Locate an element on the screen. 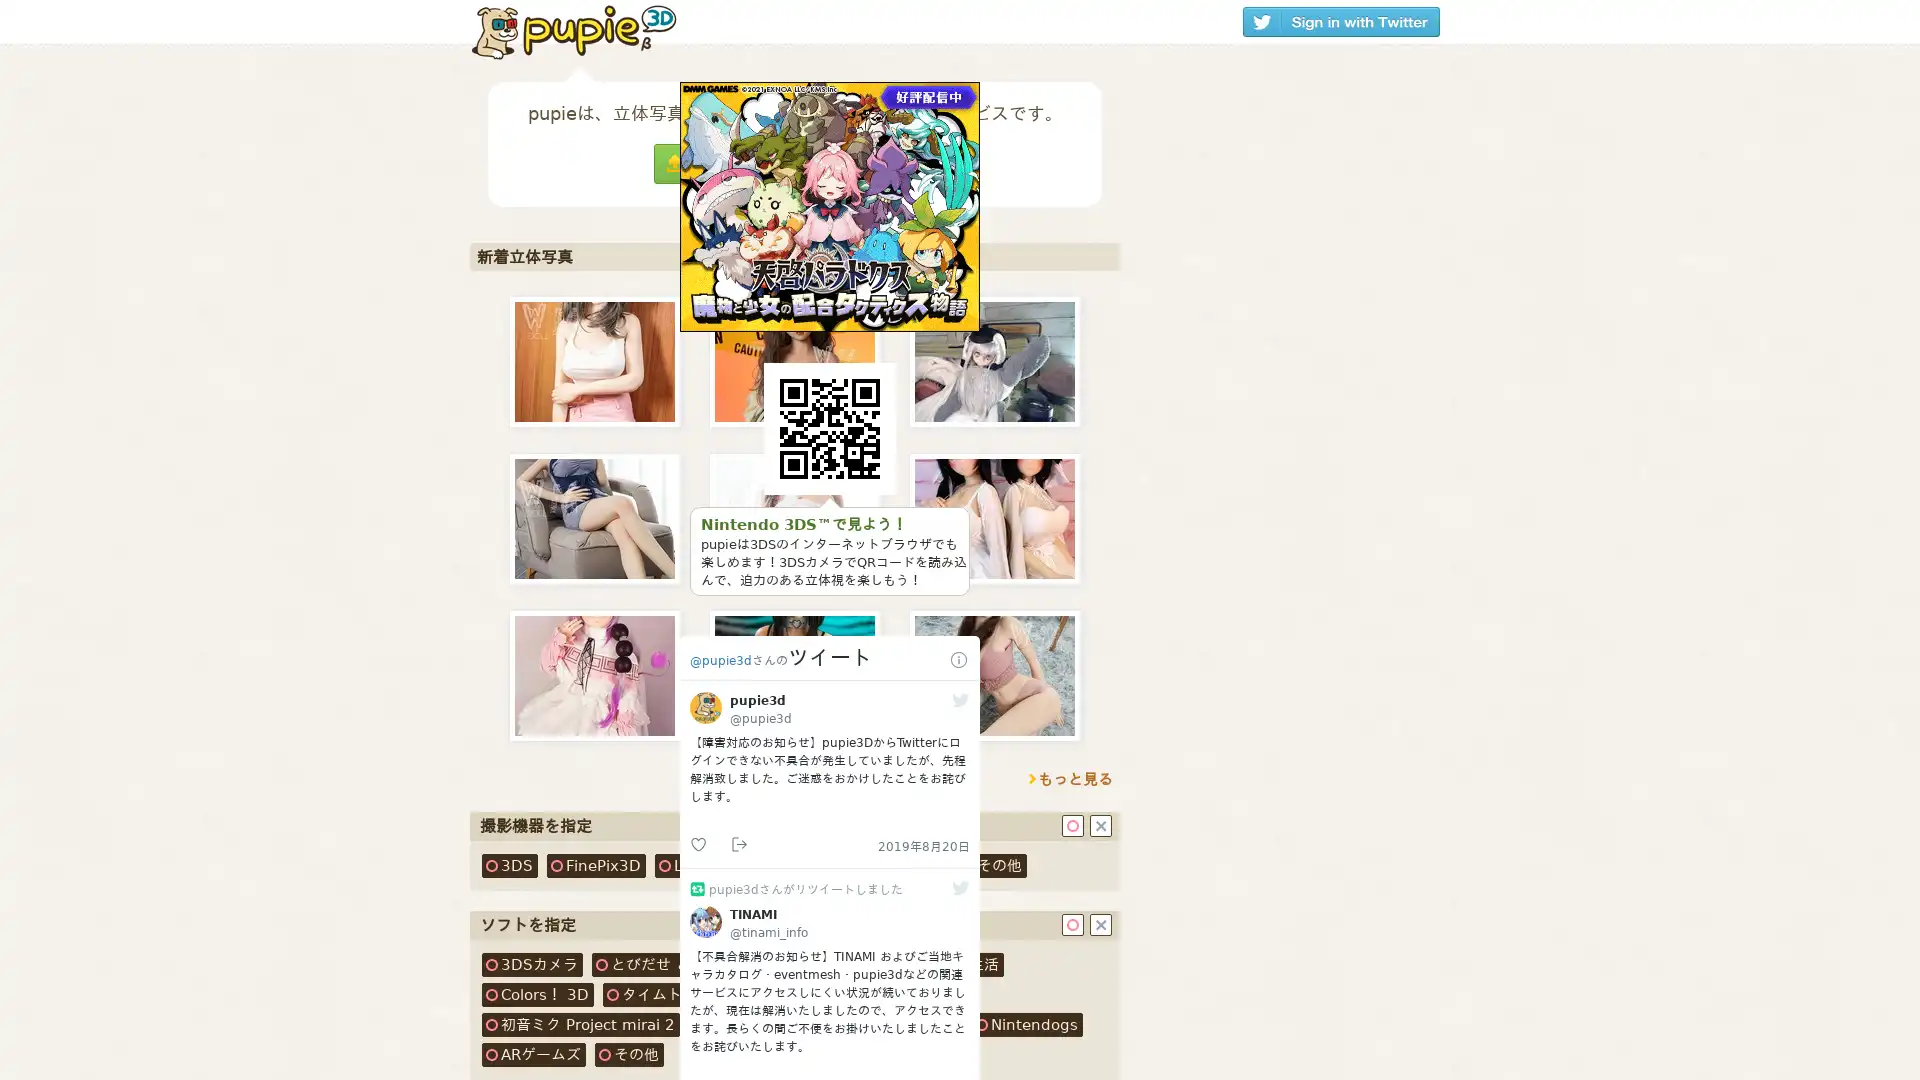  GIRLS MODE is located at coordinates (825, 1025).